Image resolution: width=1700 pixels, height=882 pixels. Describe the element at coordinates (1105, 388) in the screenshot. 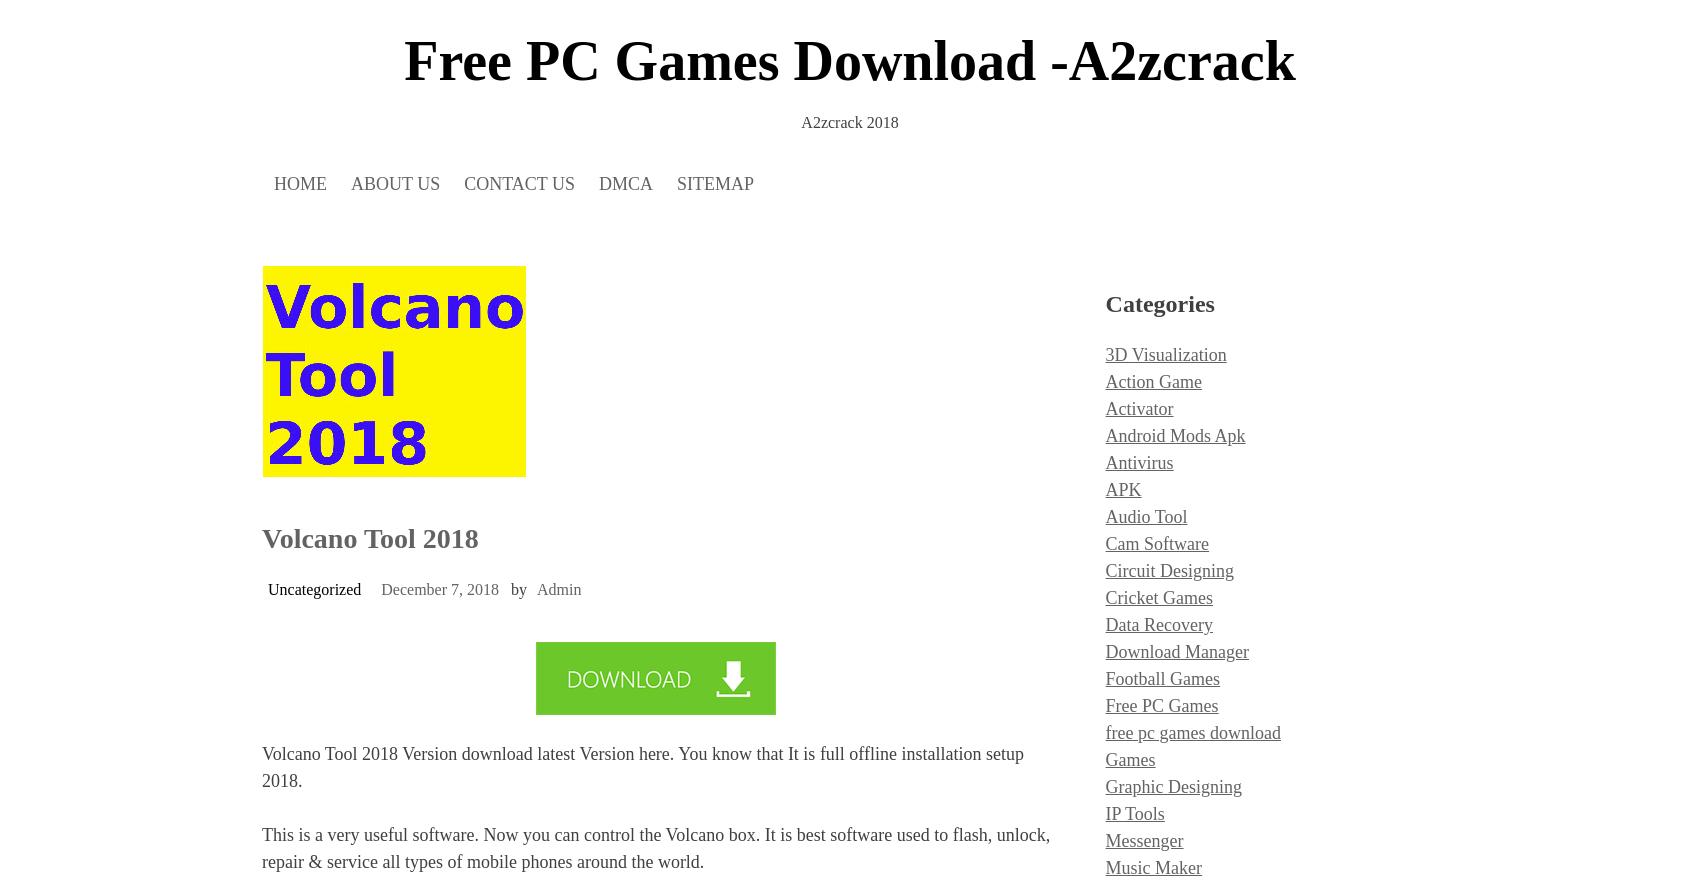

I see `'System Utilities Software'` at that location.